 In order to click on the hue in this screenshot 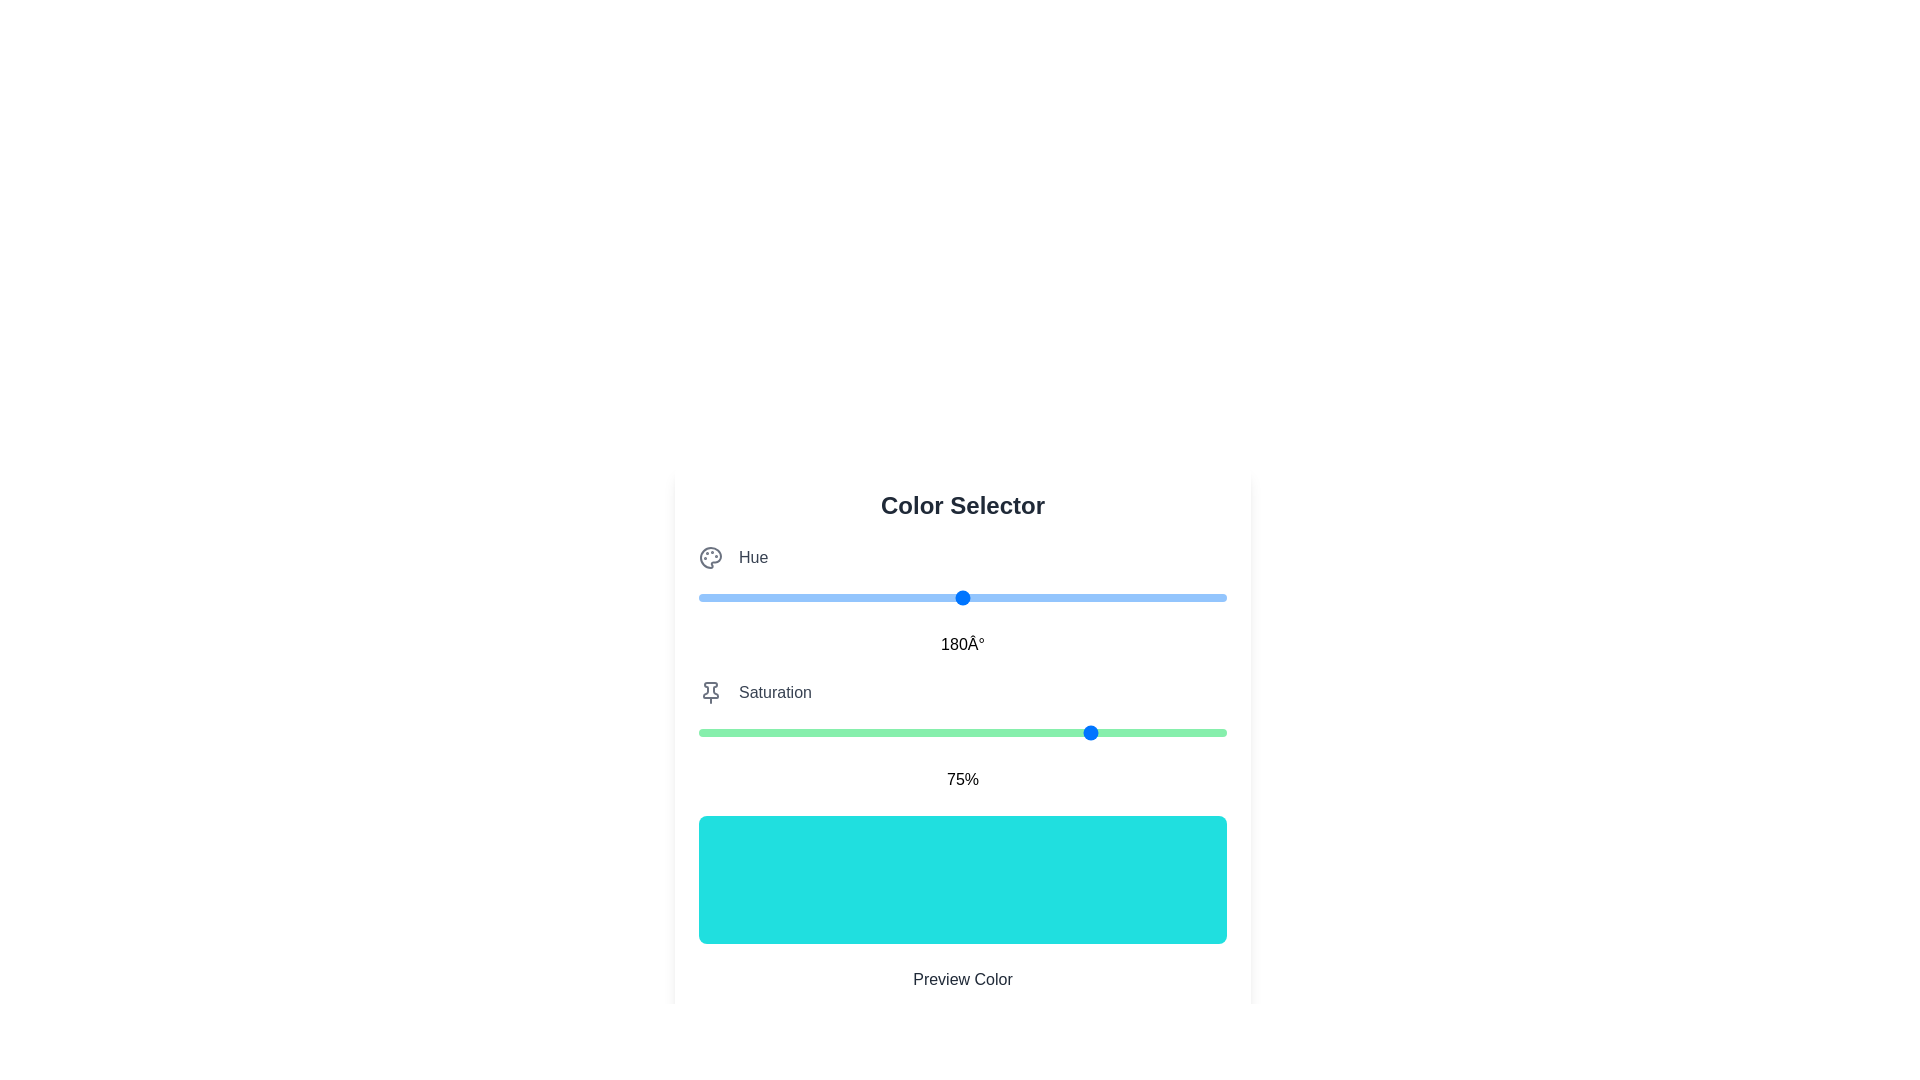, I will do `click(1061, 596)`.